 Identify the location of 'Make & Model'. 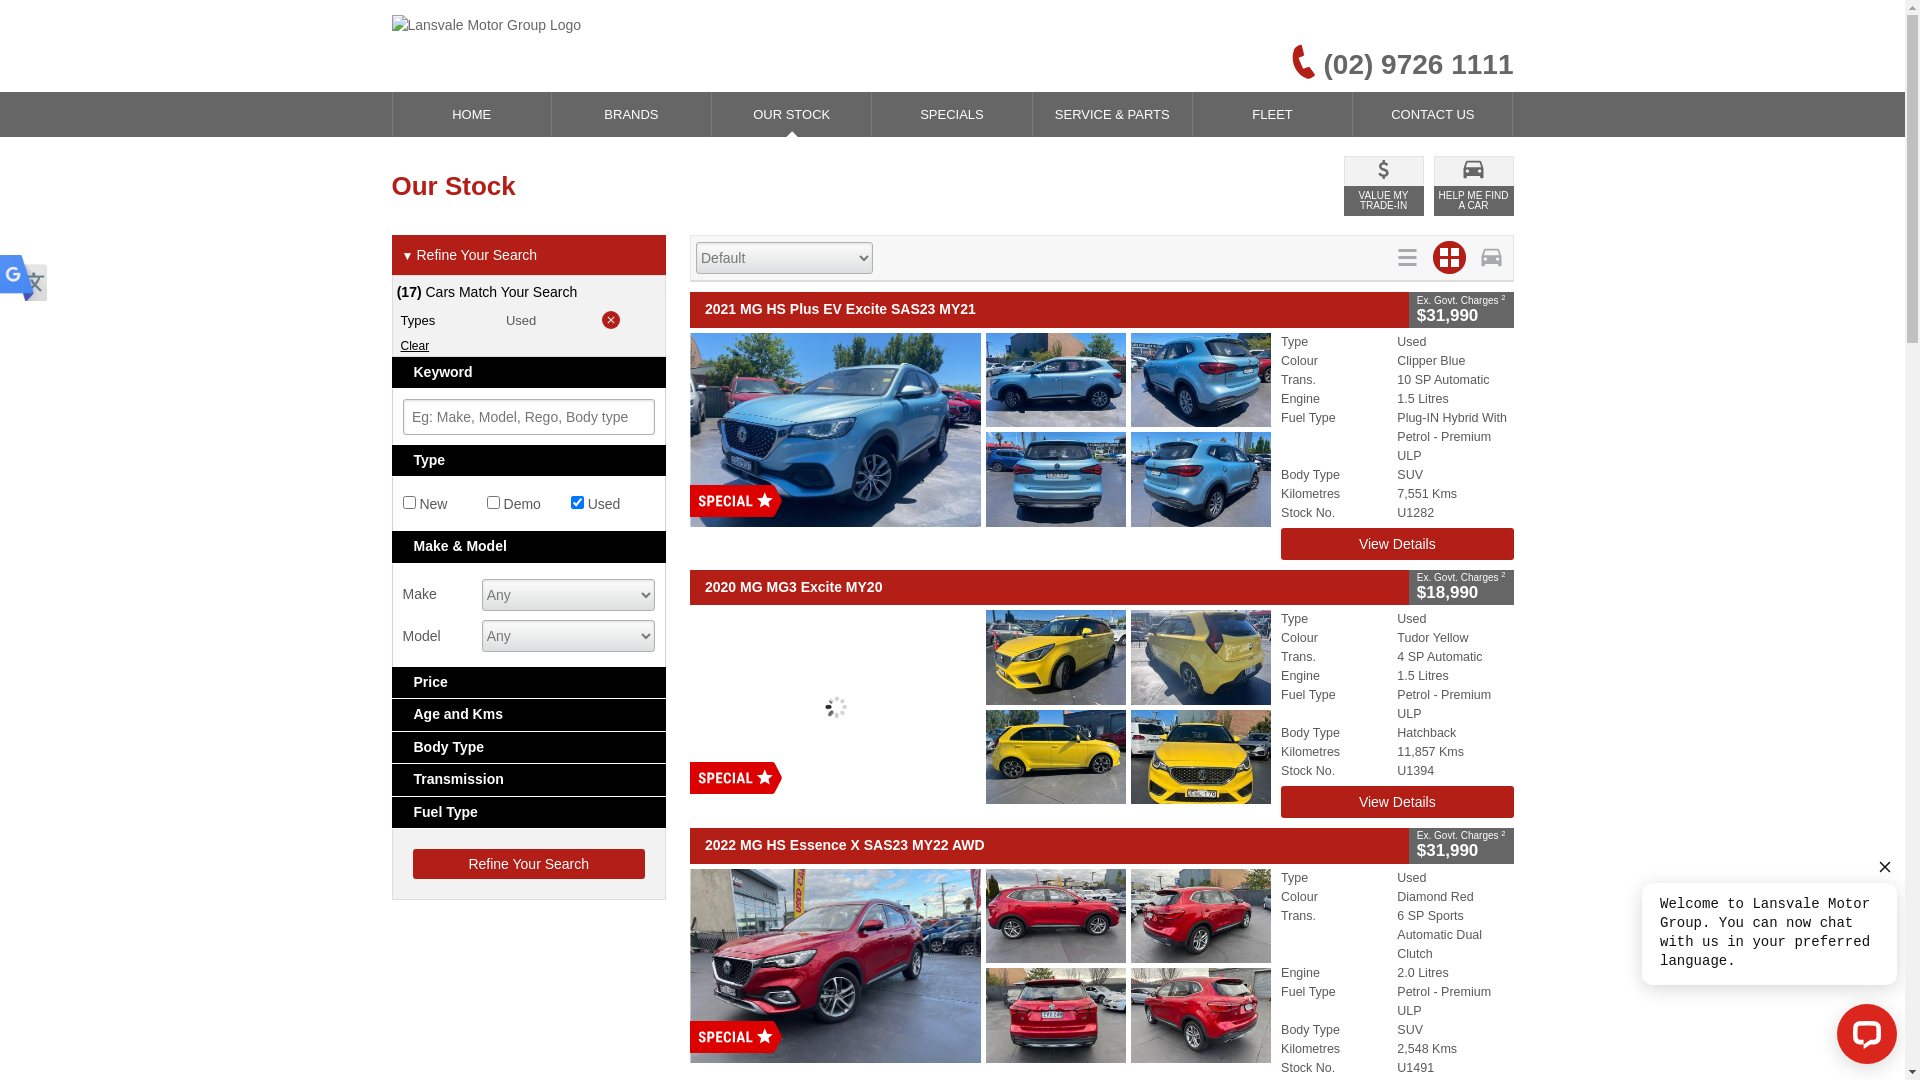
(529, 546).